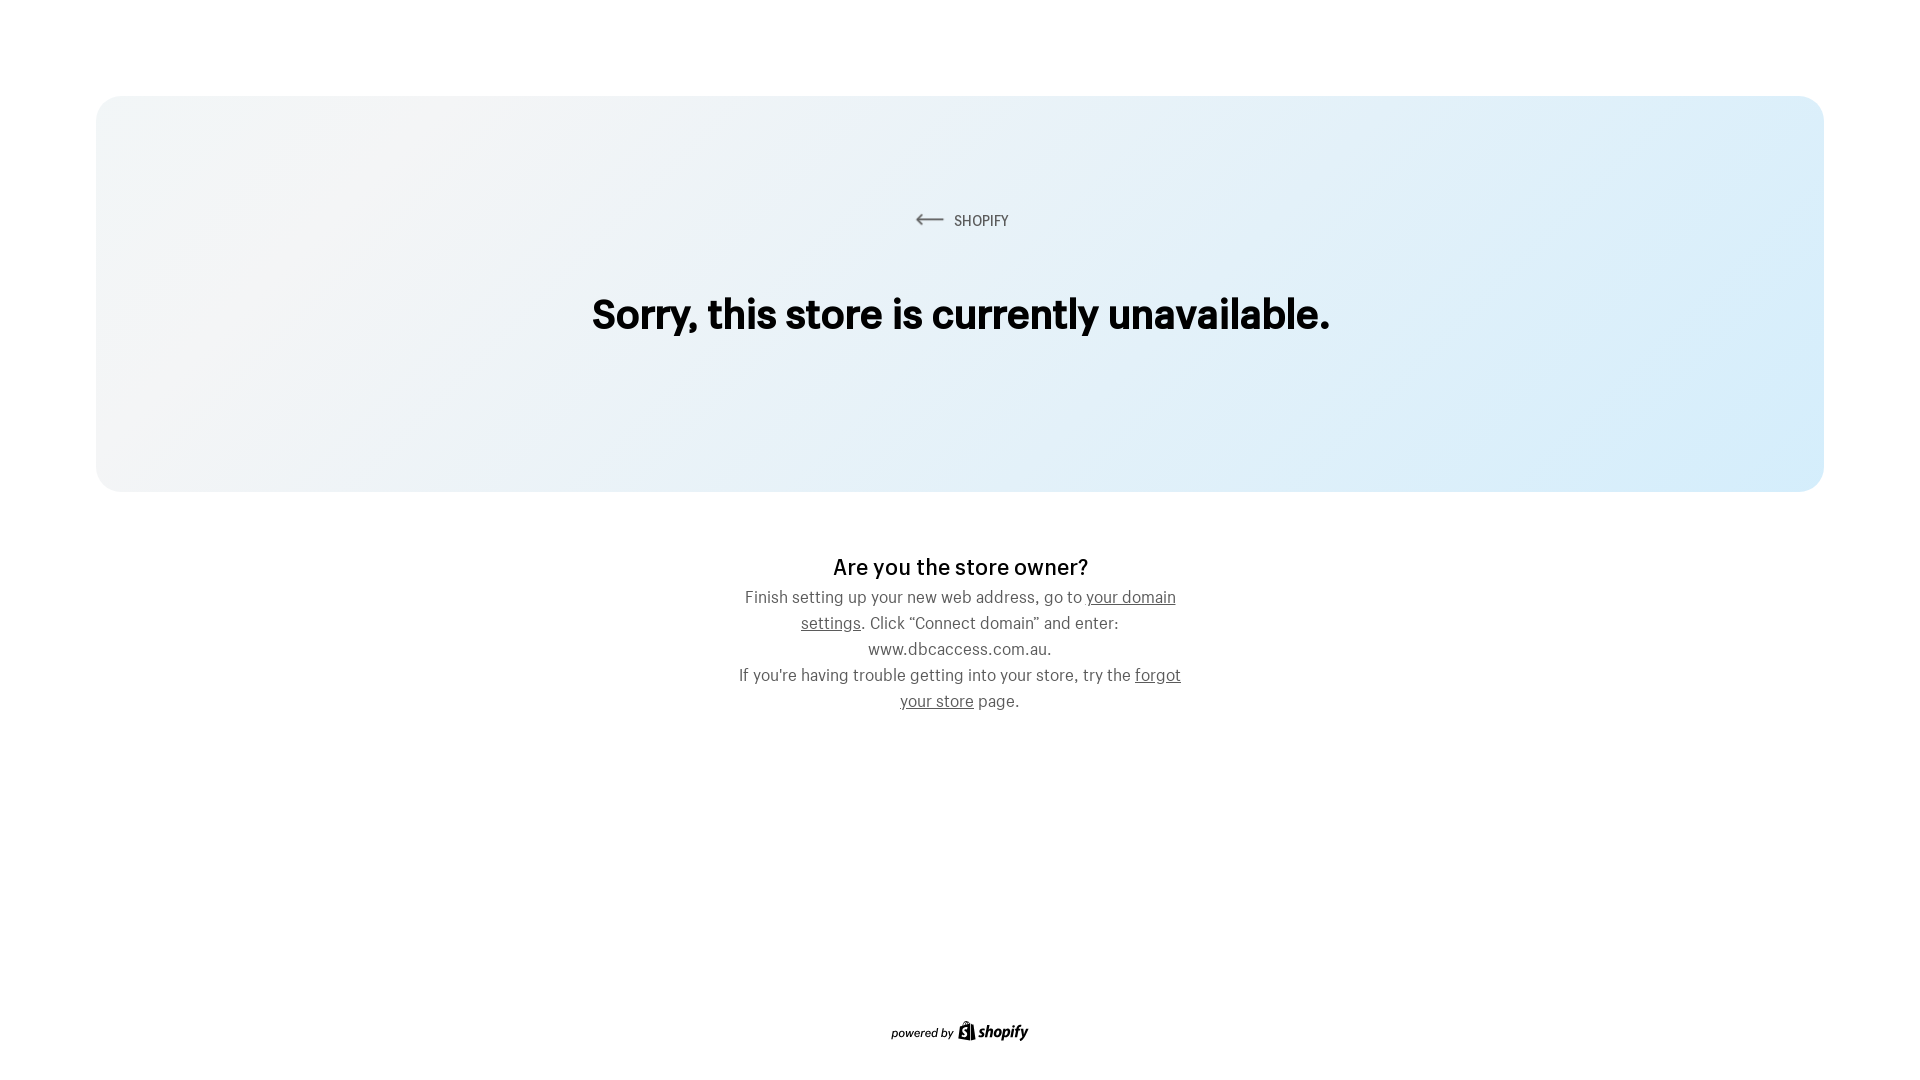 The height and width of the screenshot is (1080, 1920). Describe the element at coordinates (960, 220) in the screenshot. I see `'SHOPIFY'` at that location.